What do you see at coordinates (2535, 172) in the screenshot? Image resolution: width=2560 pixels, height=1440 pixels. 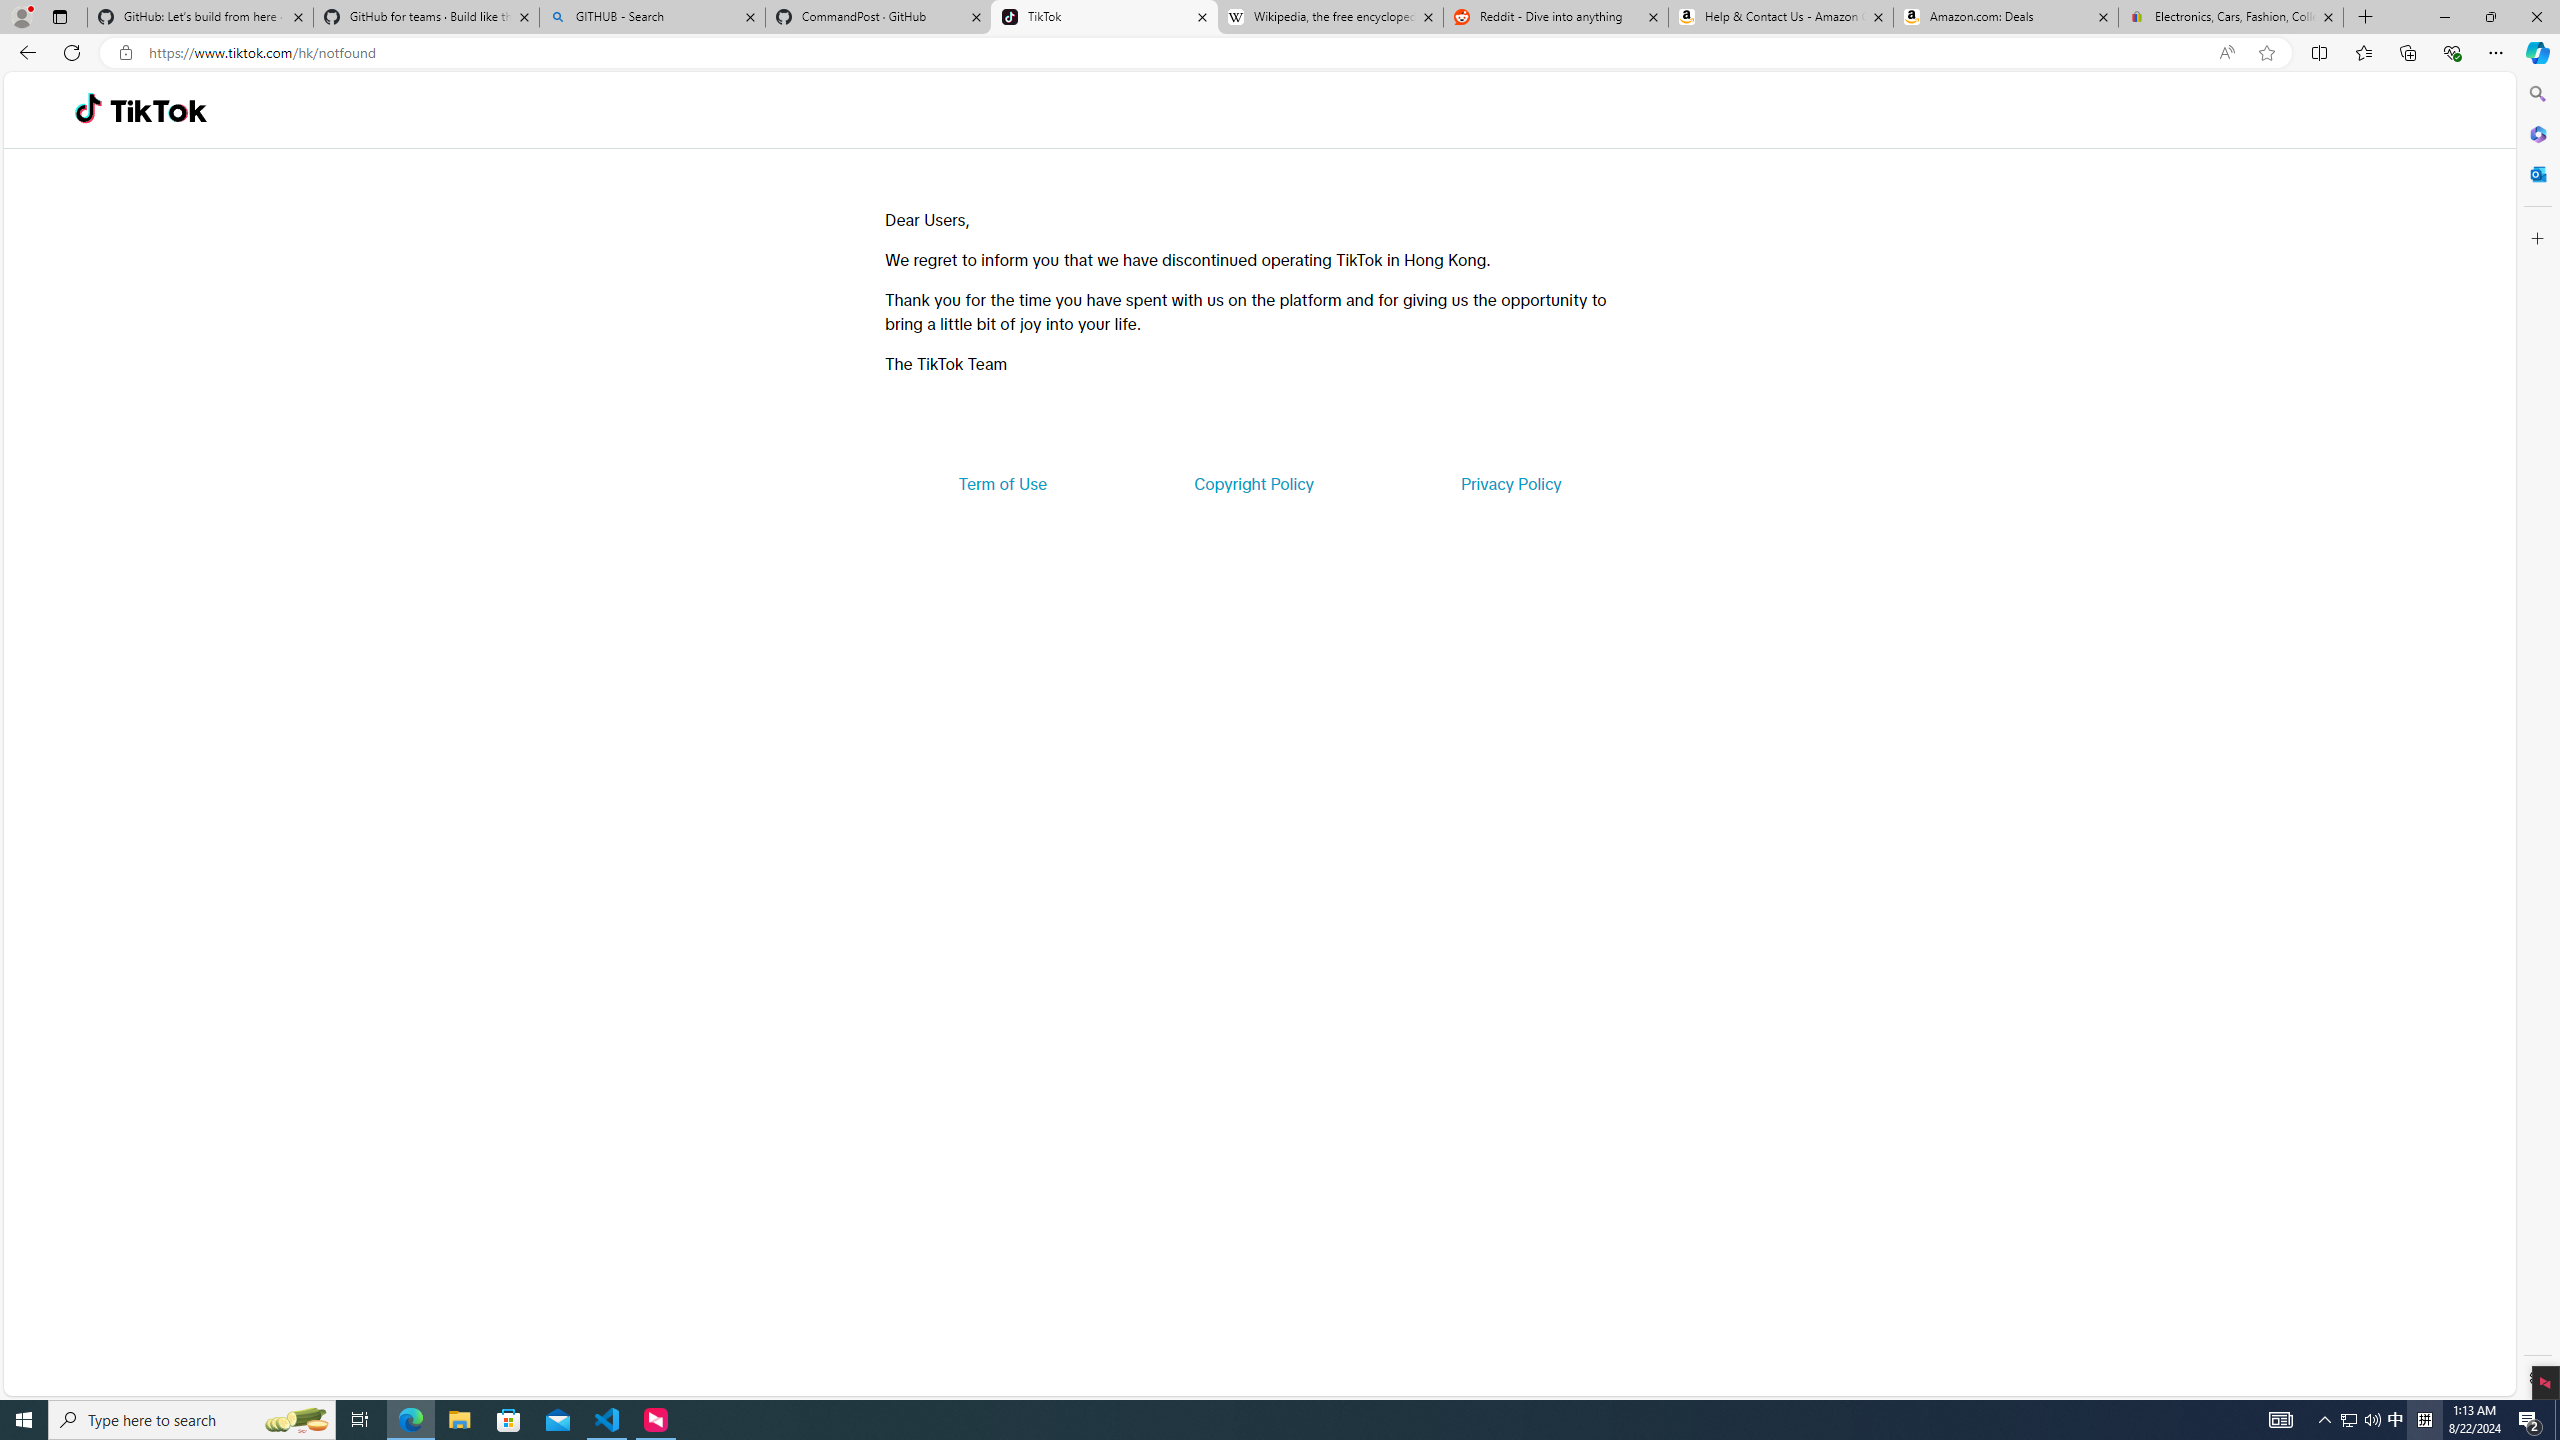 I see `'Close Outlook pane'` at bounding box center [2535, 172].